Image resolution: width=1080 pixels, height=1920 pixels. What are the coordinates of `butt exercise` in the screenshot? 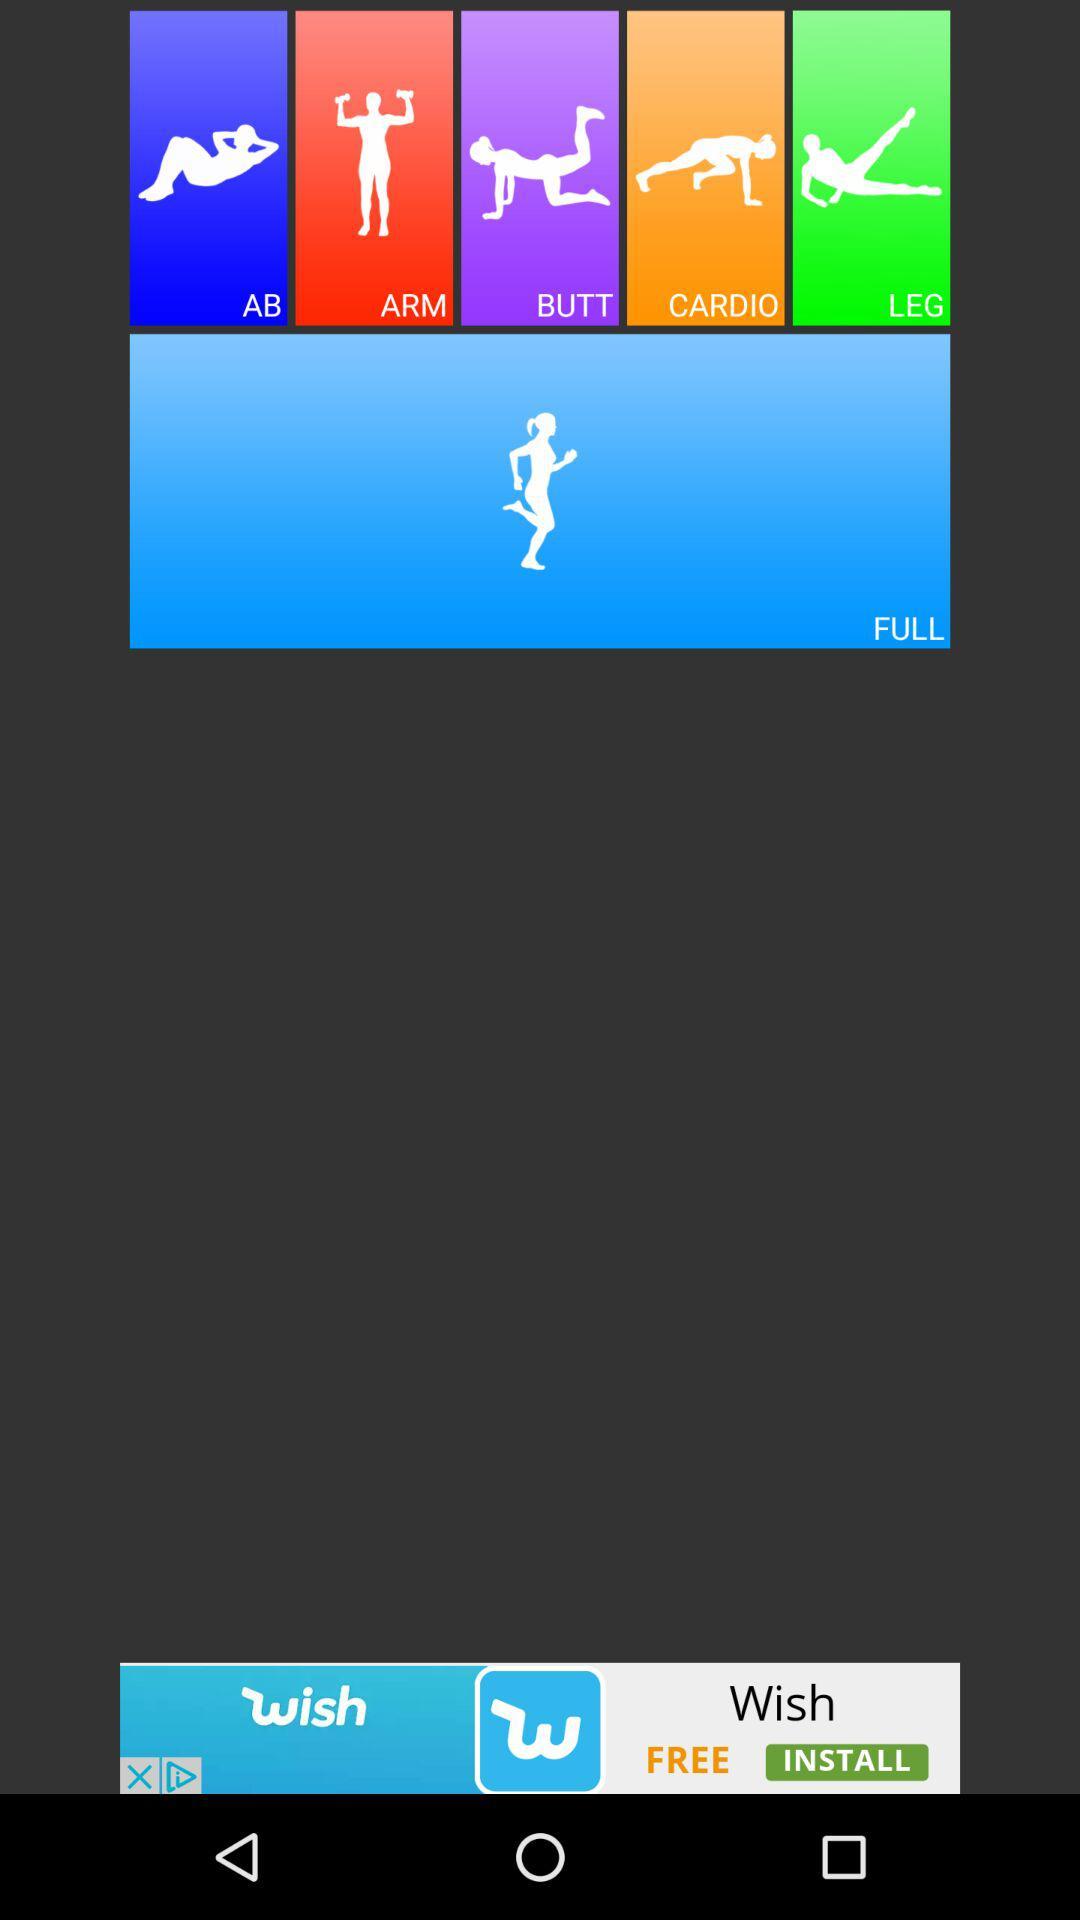 It's located at (540, 168).